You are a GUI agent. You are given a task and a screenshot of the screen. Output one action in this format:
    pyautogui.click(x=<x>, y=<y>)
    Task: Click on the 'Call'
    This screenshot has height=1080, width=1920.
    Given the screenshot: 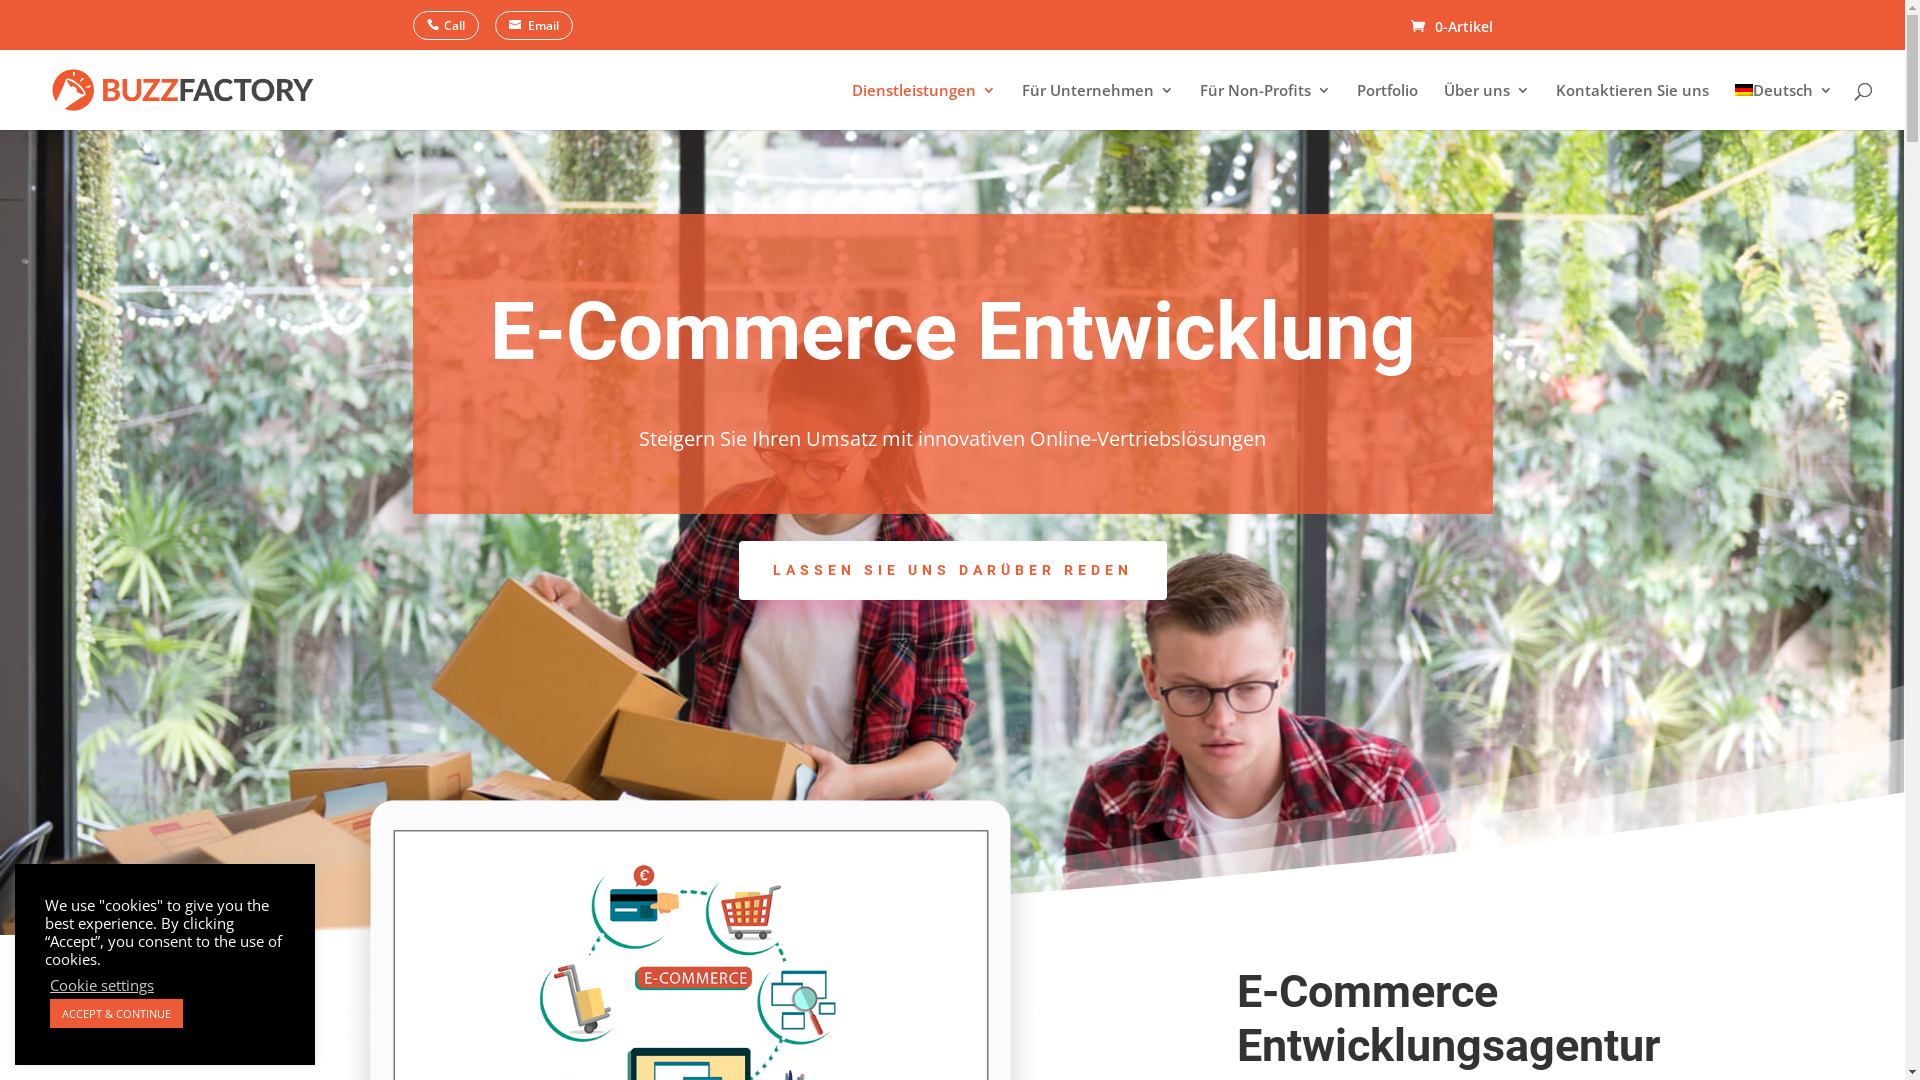 What is the action you would take?
    pyautogui.click(x=453, y=25)
    